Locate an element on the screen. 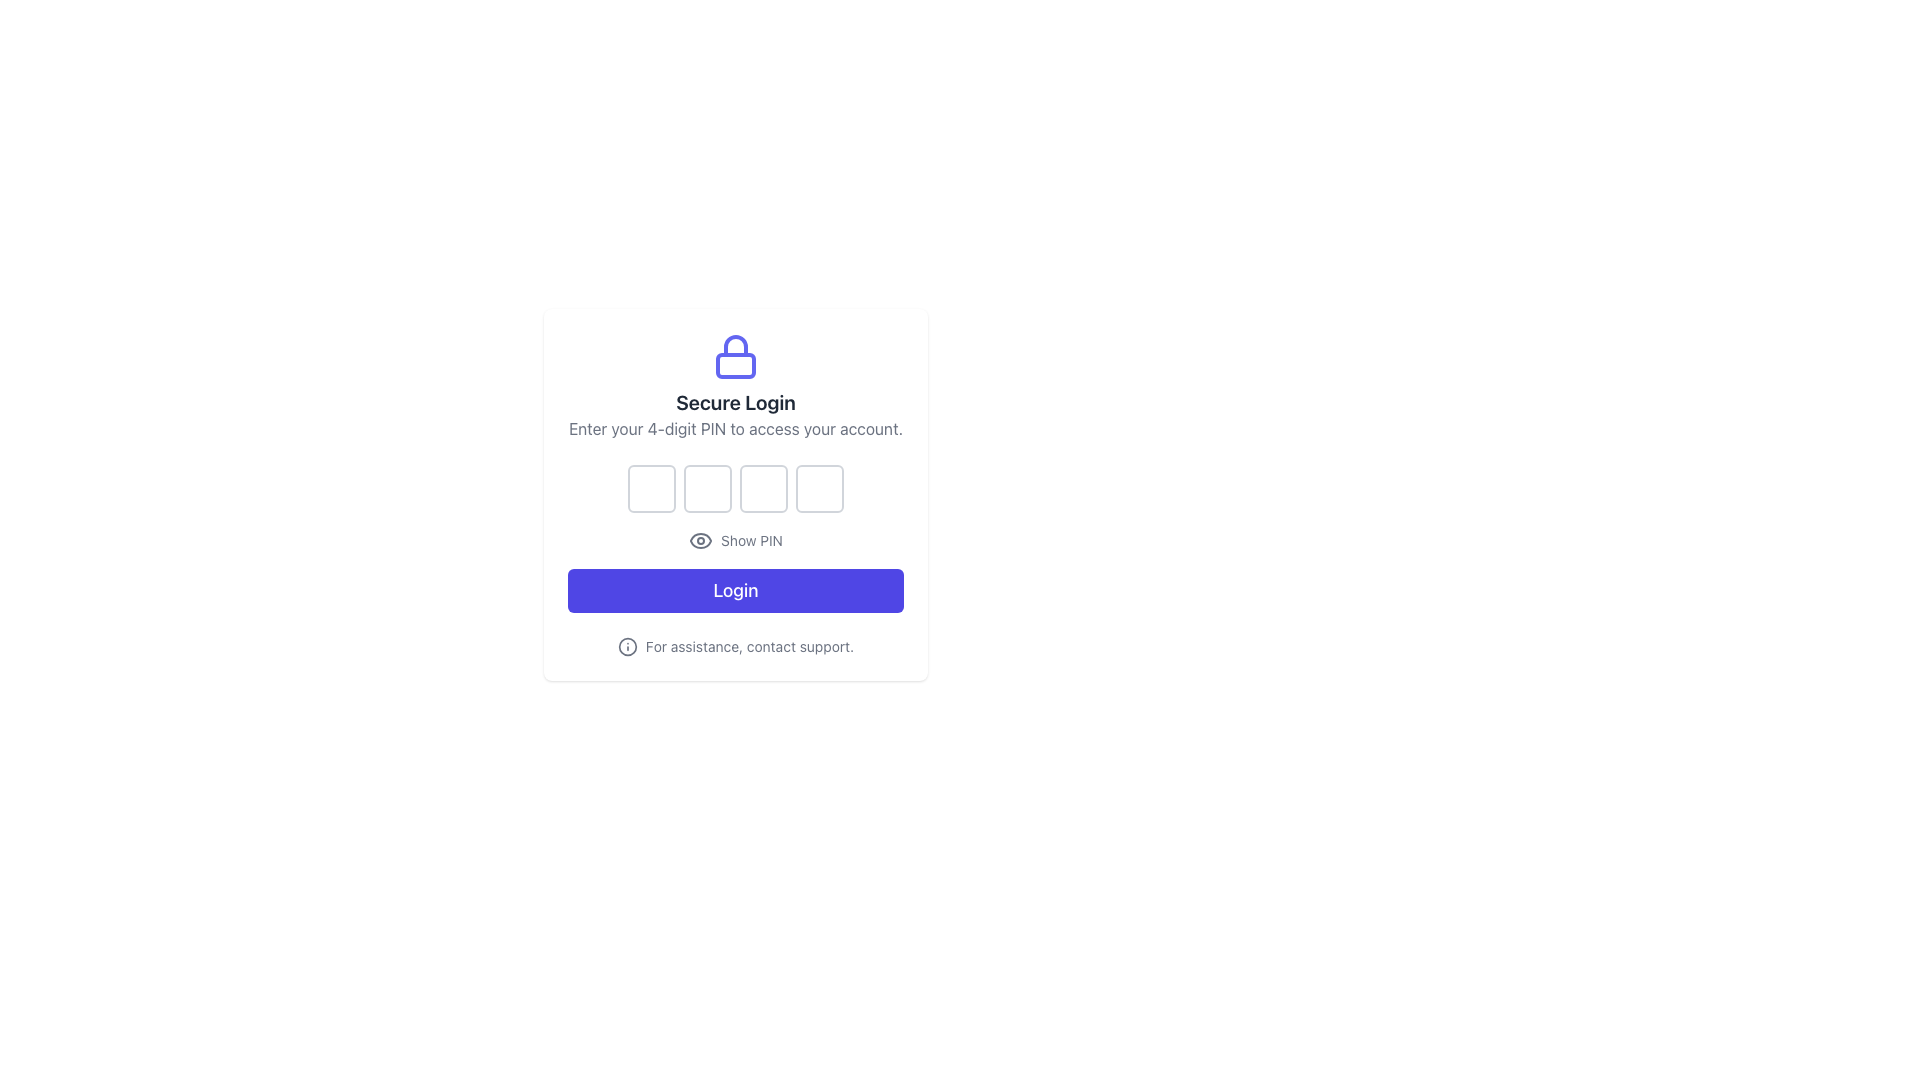 This screenshot has height=1080, width=1920. the bottom rectangle of the padlock's graphical representation, which enhances the visual metaphor of security on the login interface is located at coordinates (734, 366).